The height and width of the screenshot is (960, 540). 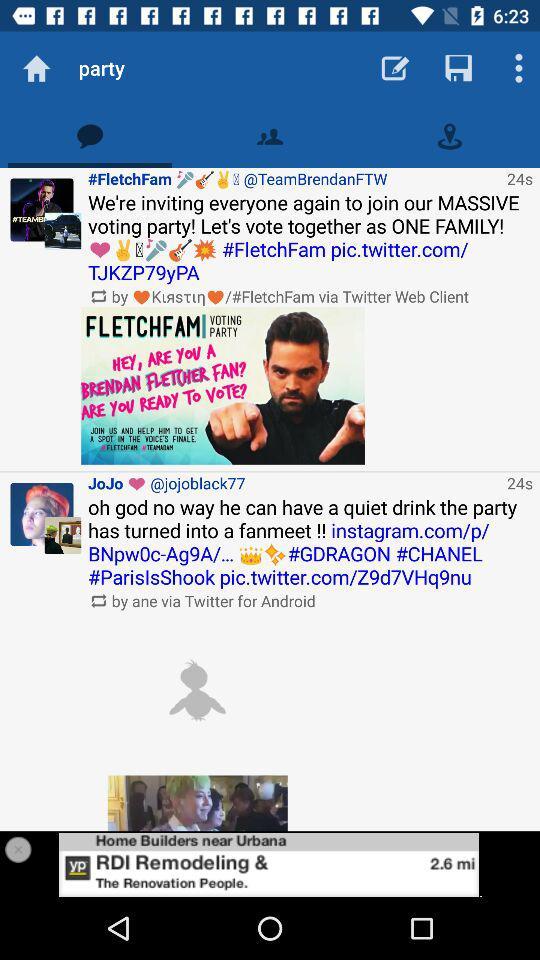 I want to click on image, so click(x=197, y=690).